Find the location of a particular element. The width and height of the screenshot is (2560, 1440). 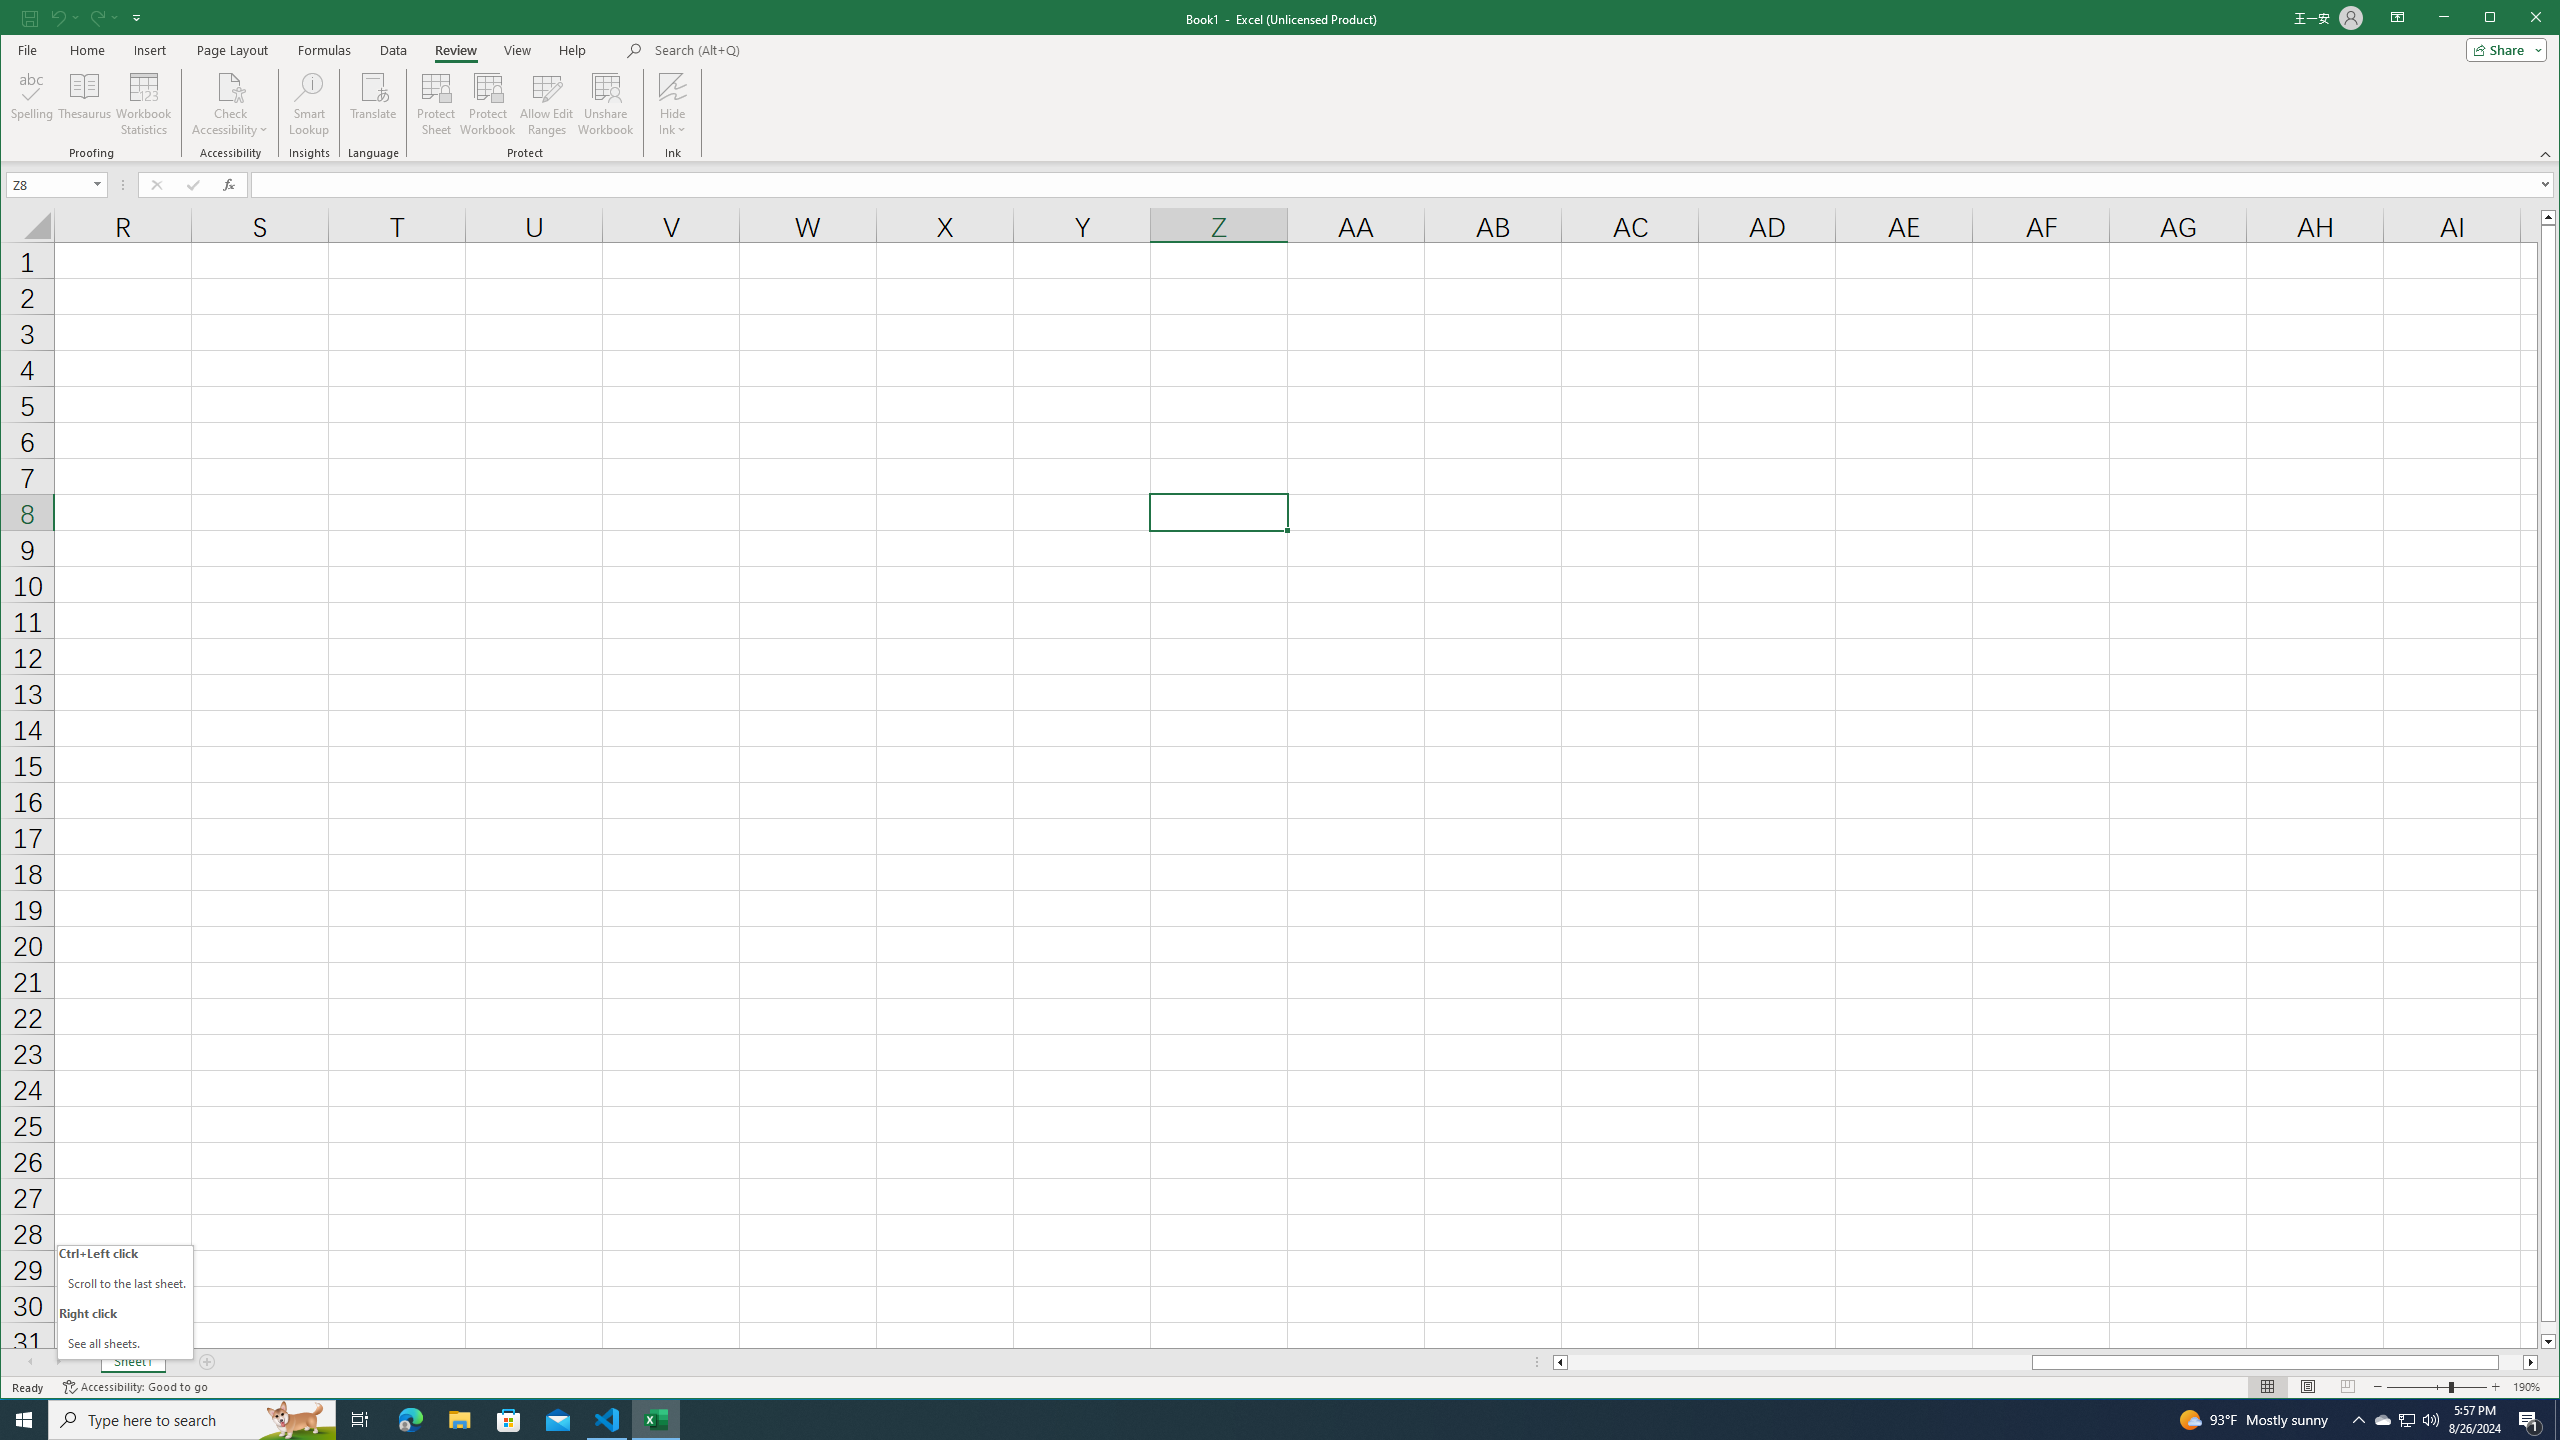

'Action Center, 1 new notification' is located at coordinates (2530, 1418).